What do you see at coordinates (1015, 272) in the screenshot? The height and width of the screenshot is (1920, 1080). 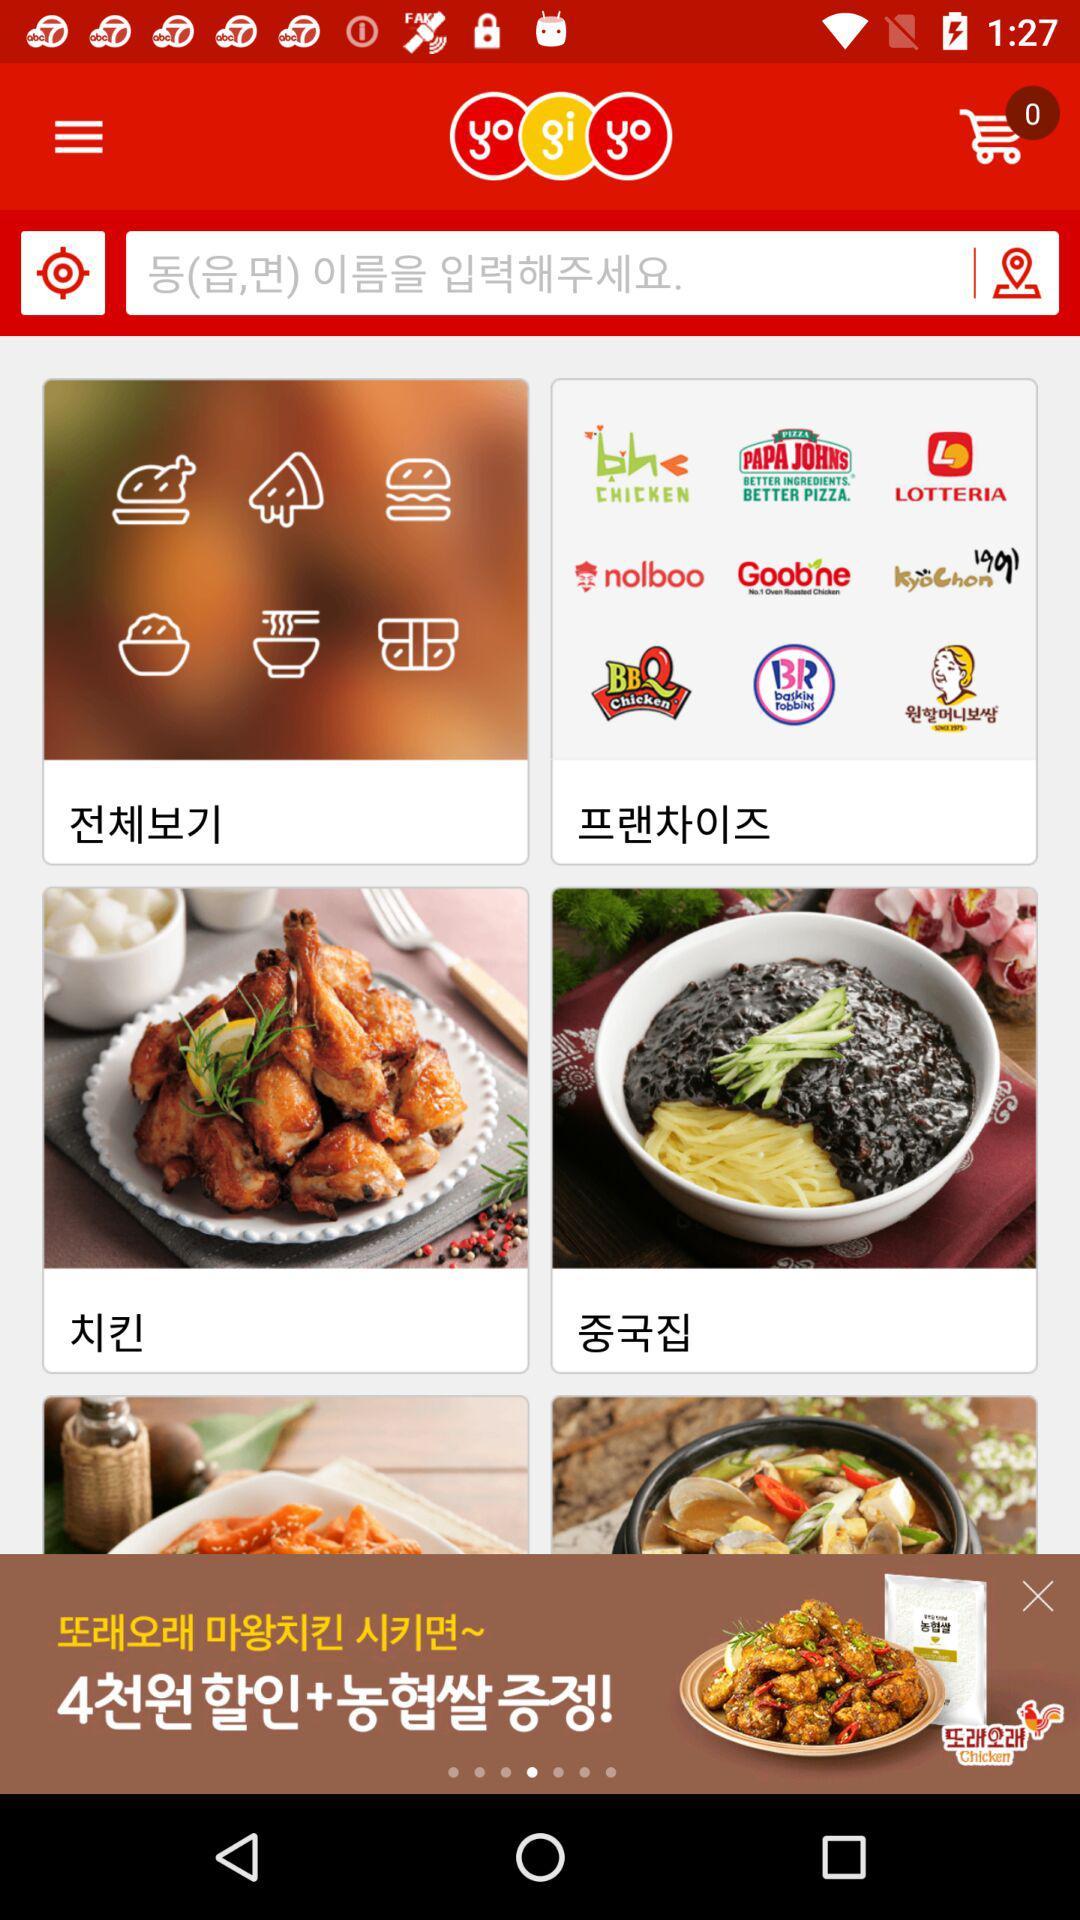 I see `the location icon` at bounding box center [1015, 272].